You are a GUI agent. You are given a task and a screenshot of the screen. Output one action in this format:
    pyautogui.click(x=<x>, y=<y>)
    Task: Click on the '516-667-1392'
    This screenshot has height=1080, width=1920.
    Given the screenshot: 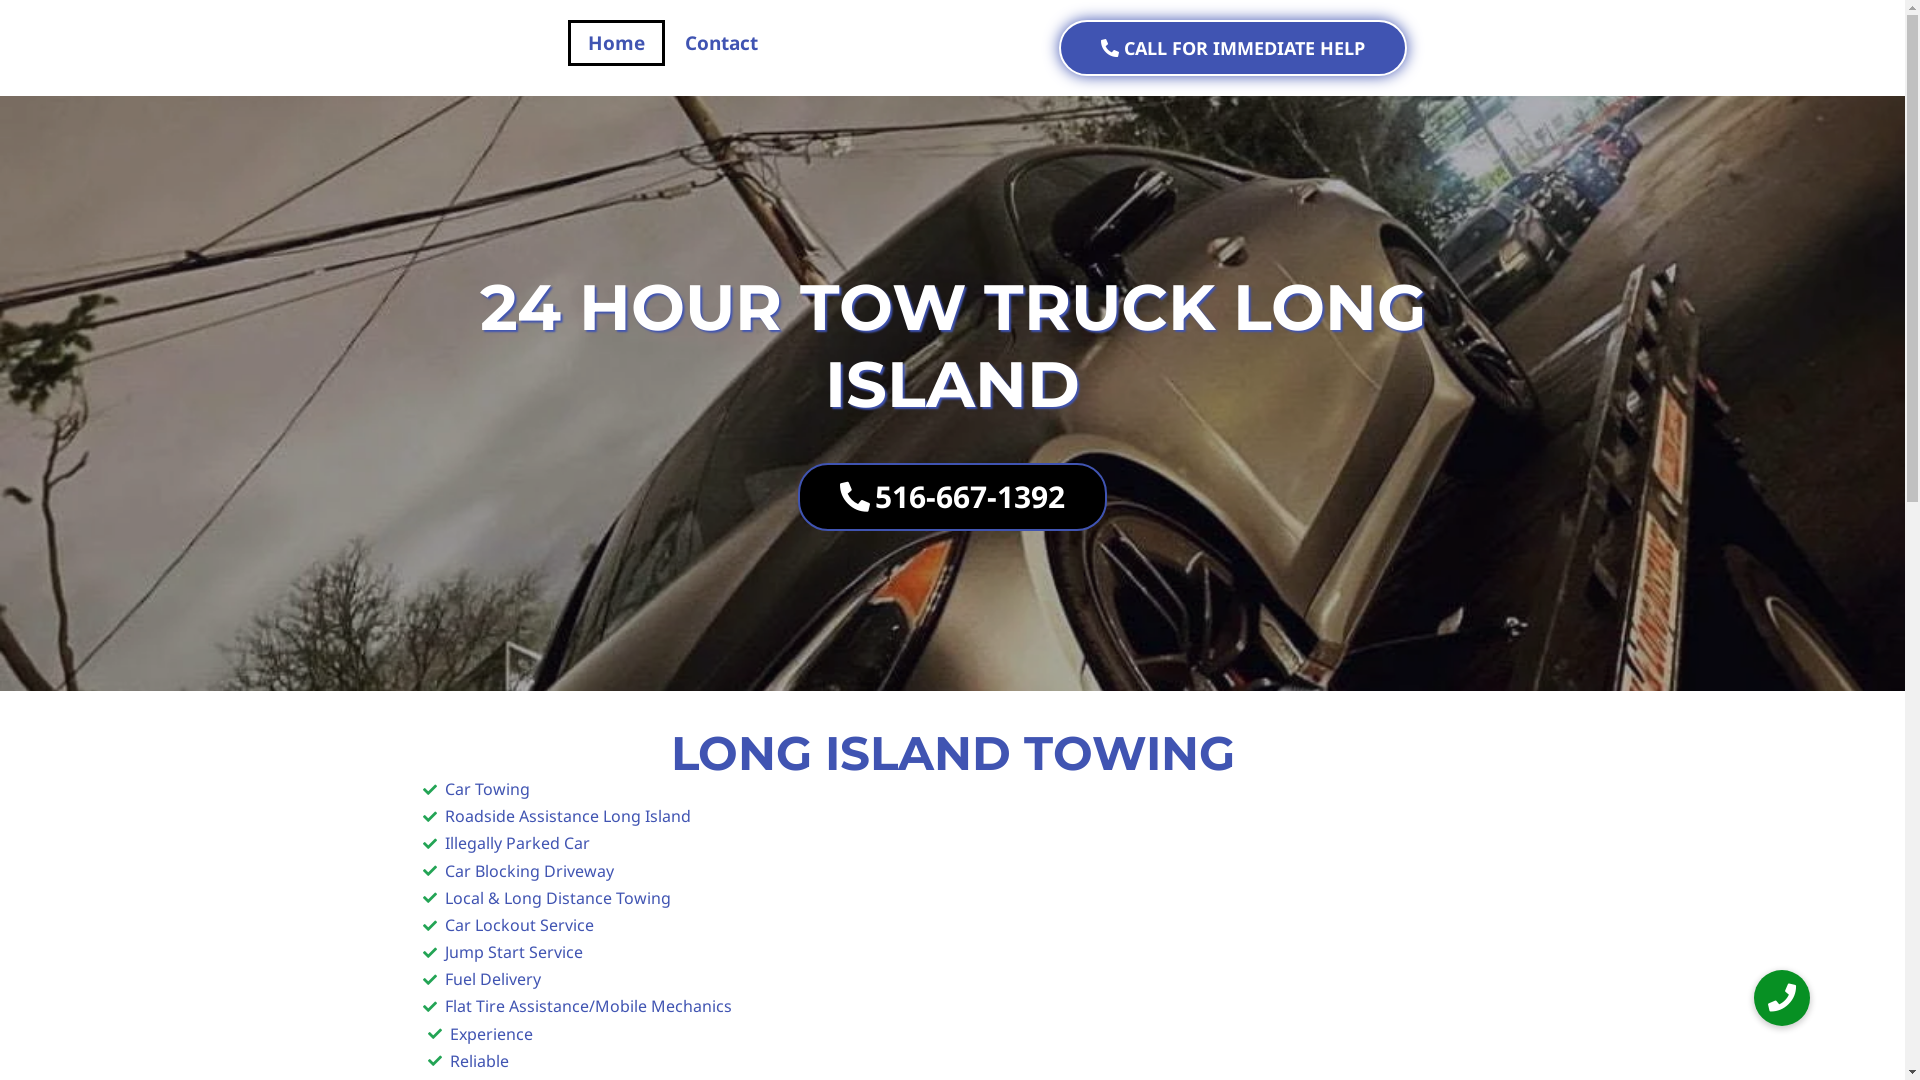 What is the action you would take?
    pyautogui.click(x=951, y=496)
    